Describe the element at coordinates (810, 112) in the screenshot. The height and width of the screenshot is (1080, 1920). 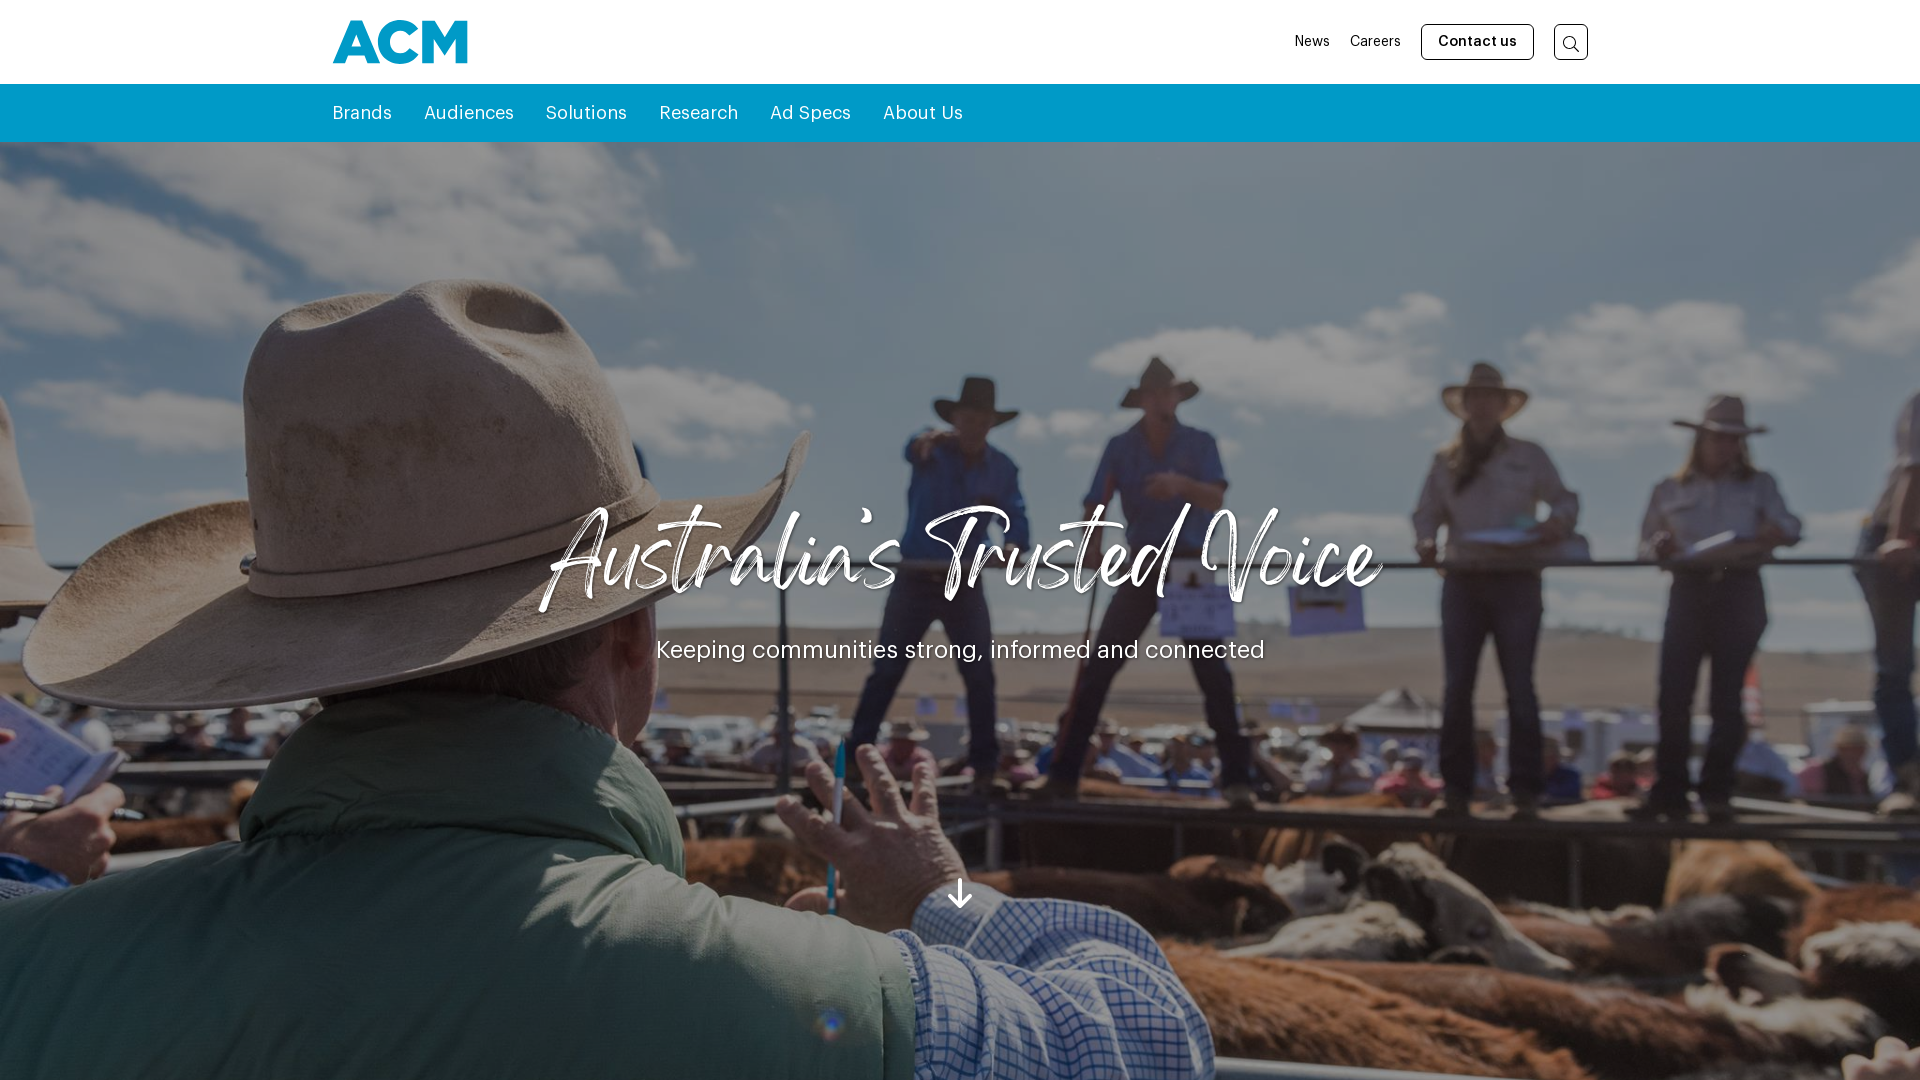
I see `'Ad Specs'` at that location.